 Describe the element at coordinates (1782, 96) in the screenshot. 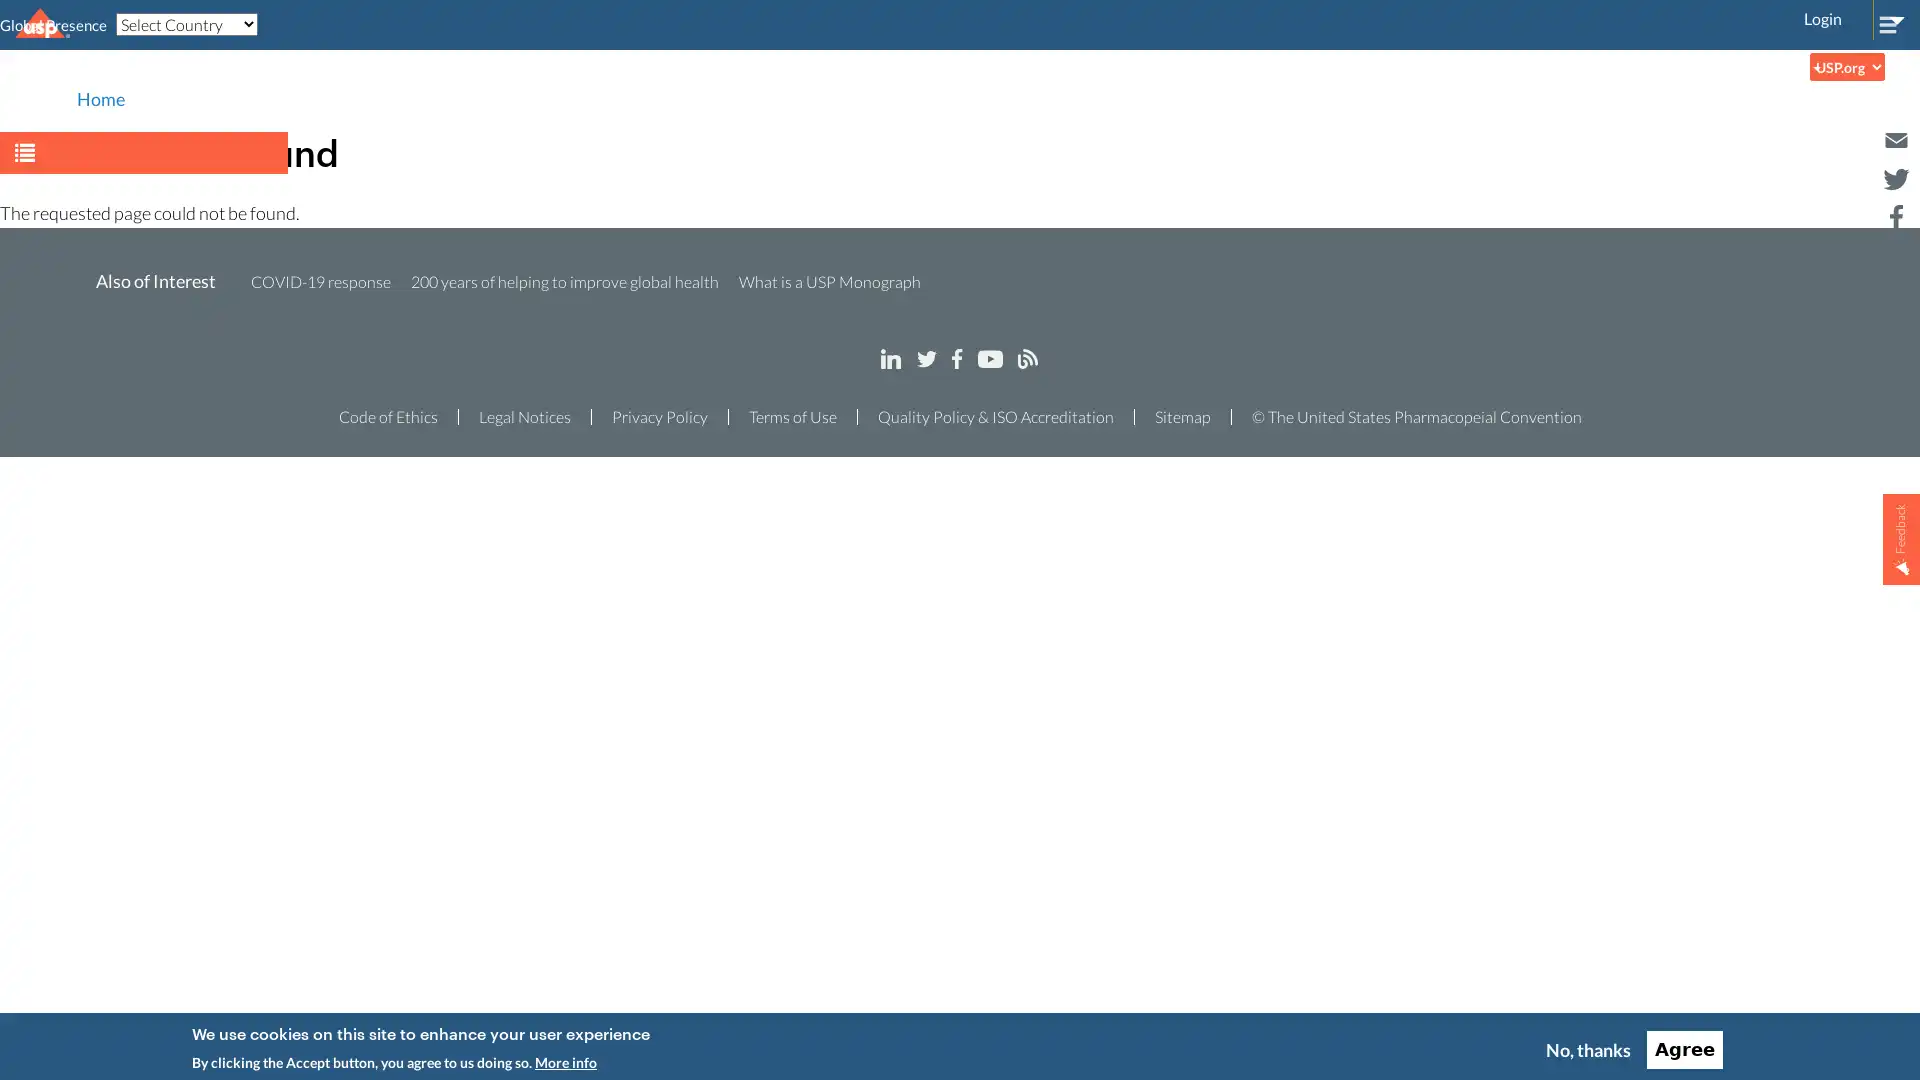

I see `Search` at that location.